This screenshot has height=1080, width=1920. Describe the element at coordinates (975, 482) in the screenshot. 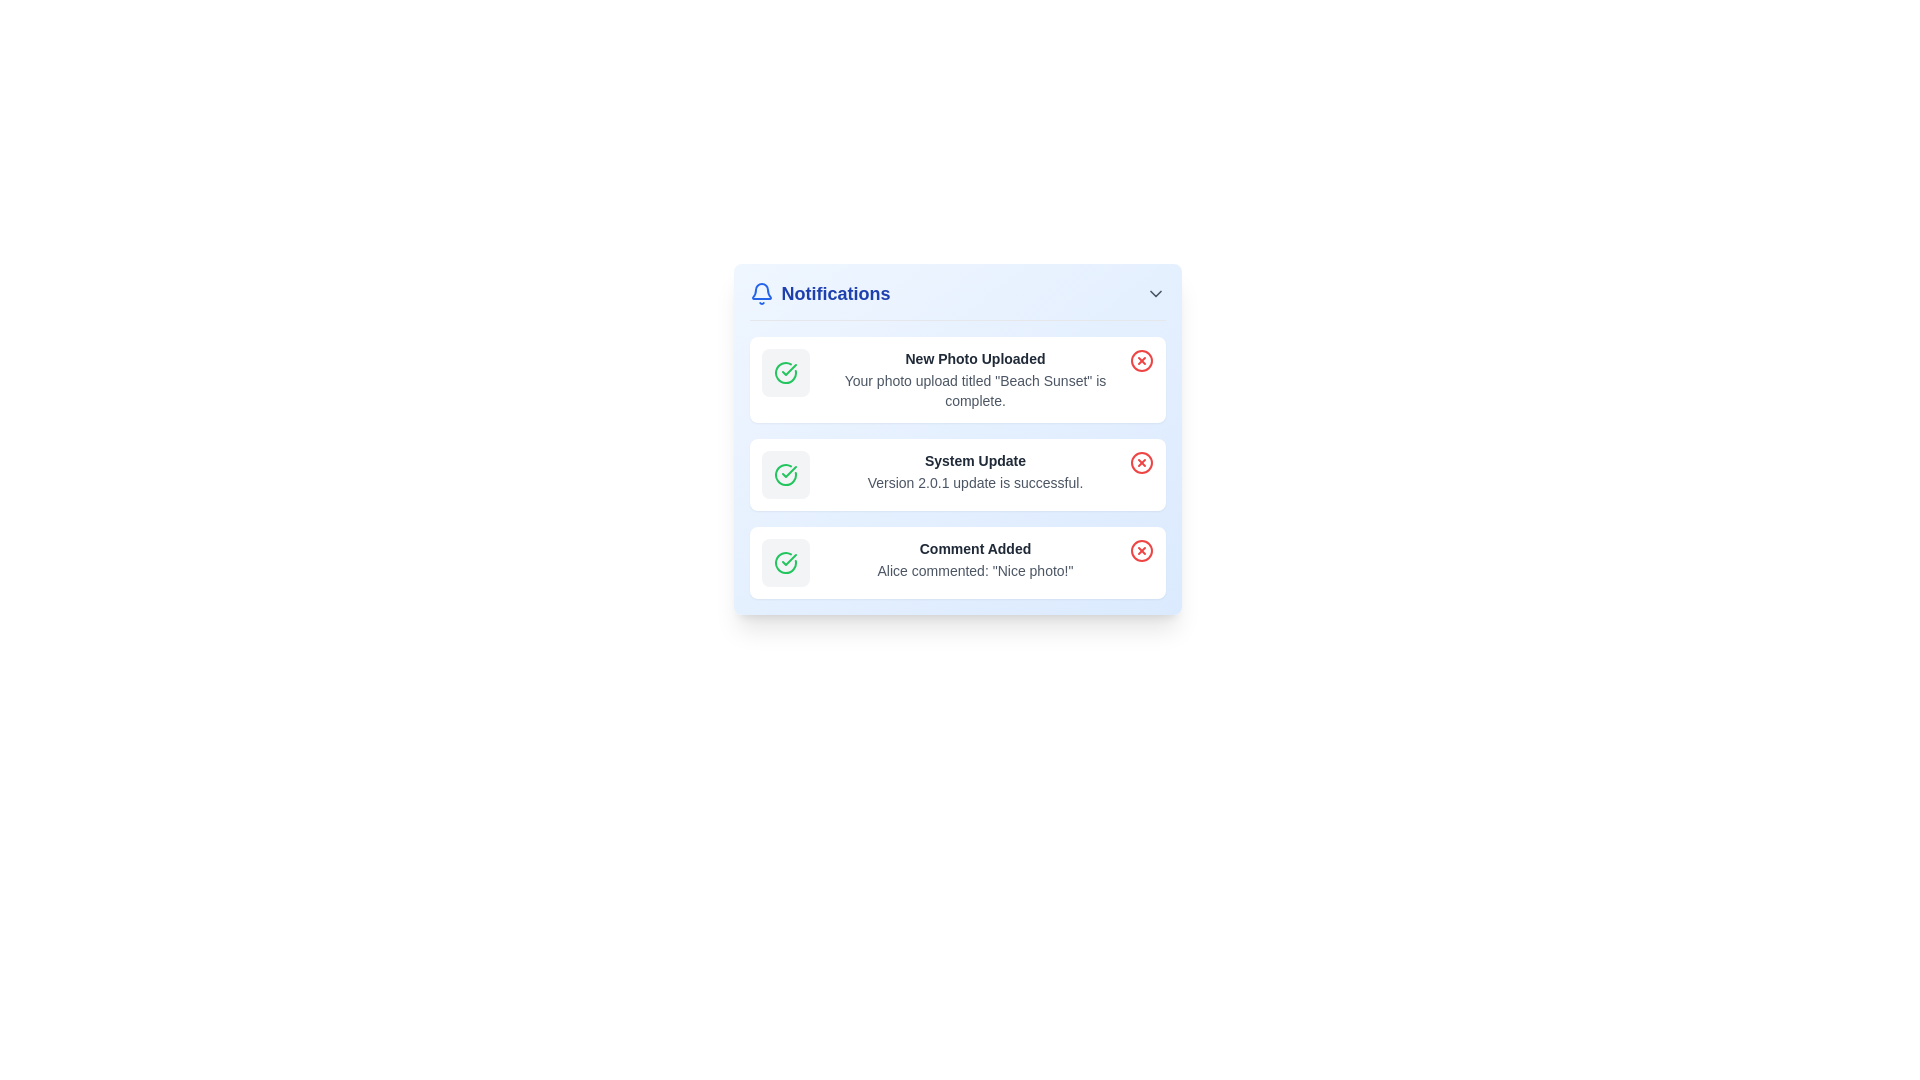

I see `status information from the text label indicating that version 2.0.1 has been successfully updated, which is located below the bold text 'System Update' in the second notification card` at that location.